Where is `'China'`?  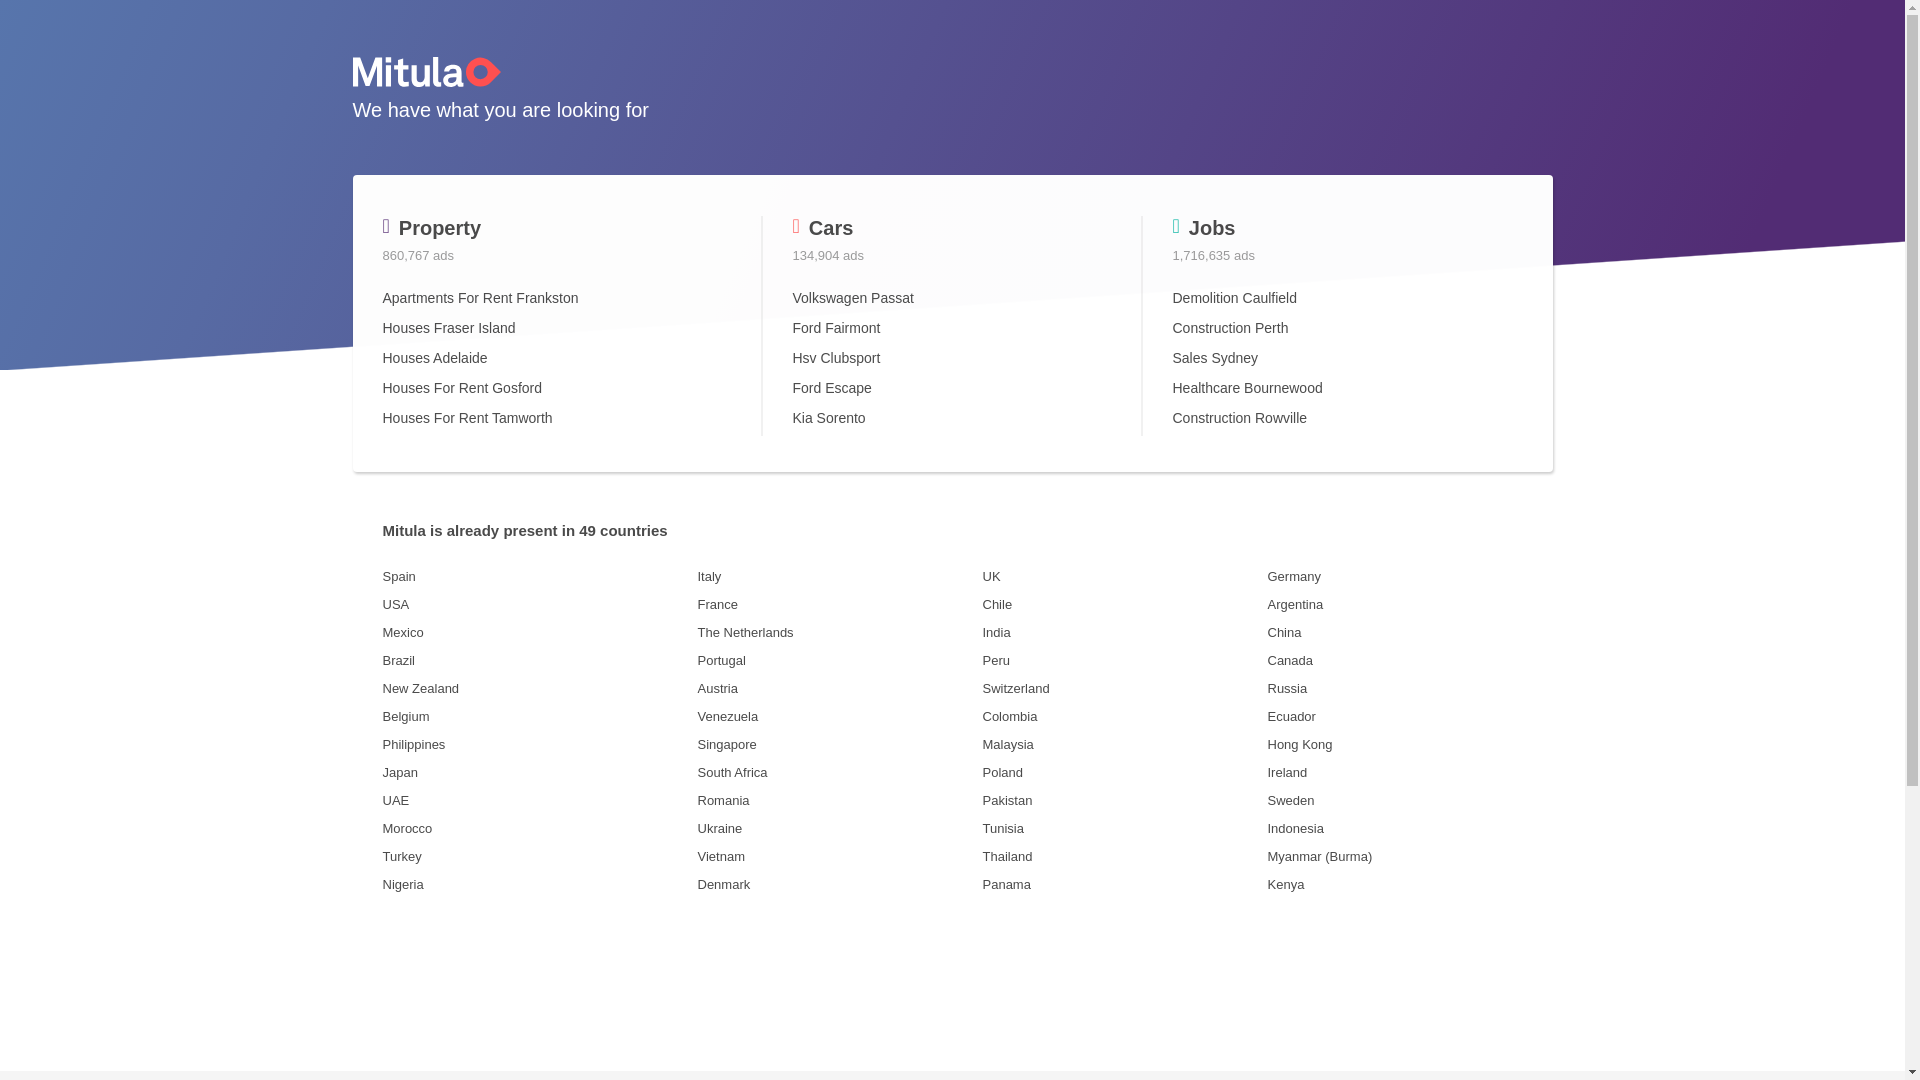 'China' is located at coordinates (1266, 632).